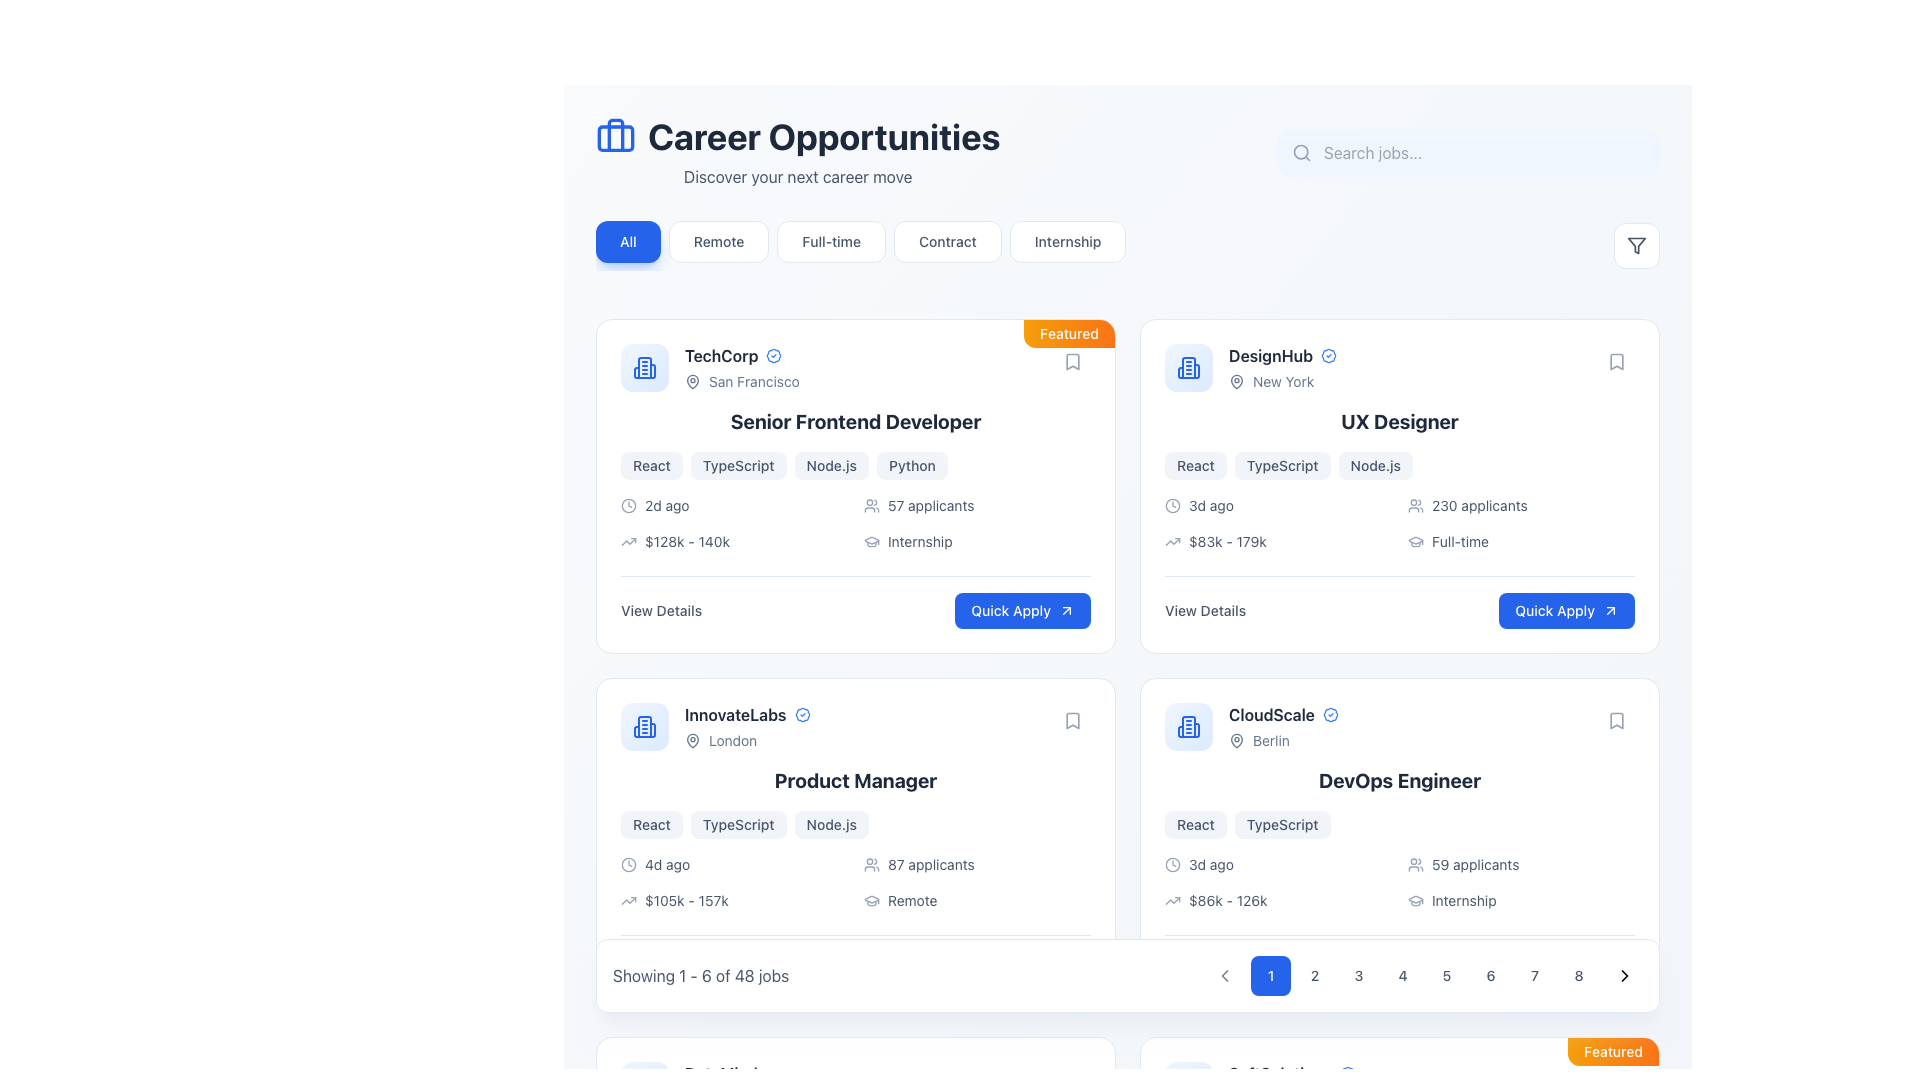 This screenshot has width=1920, height=1080. Describe the element at coordinates (1189, 367) in the screenshot. I see `the building icon with a blue-gradient background located in the top right section of the 'DesignHub' card under 'Career Opportunities'` at that location.